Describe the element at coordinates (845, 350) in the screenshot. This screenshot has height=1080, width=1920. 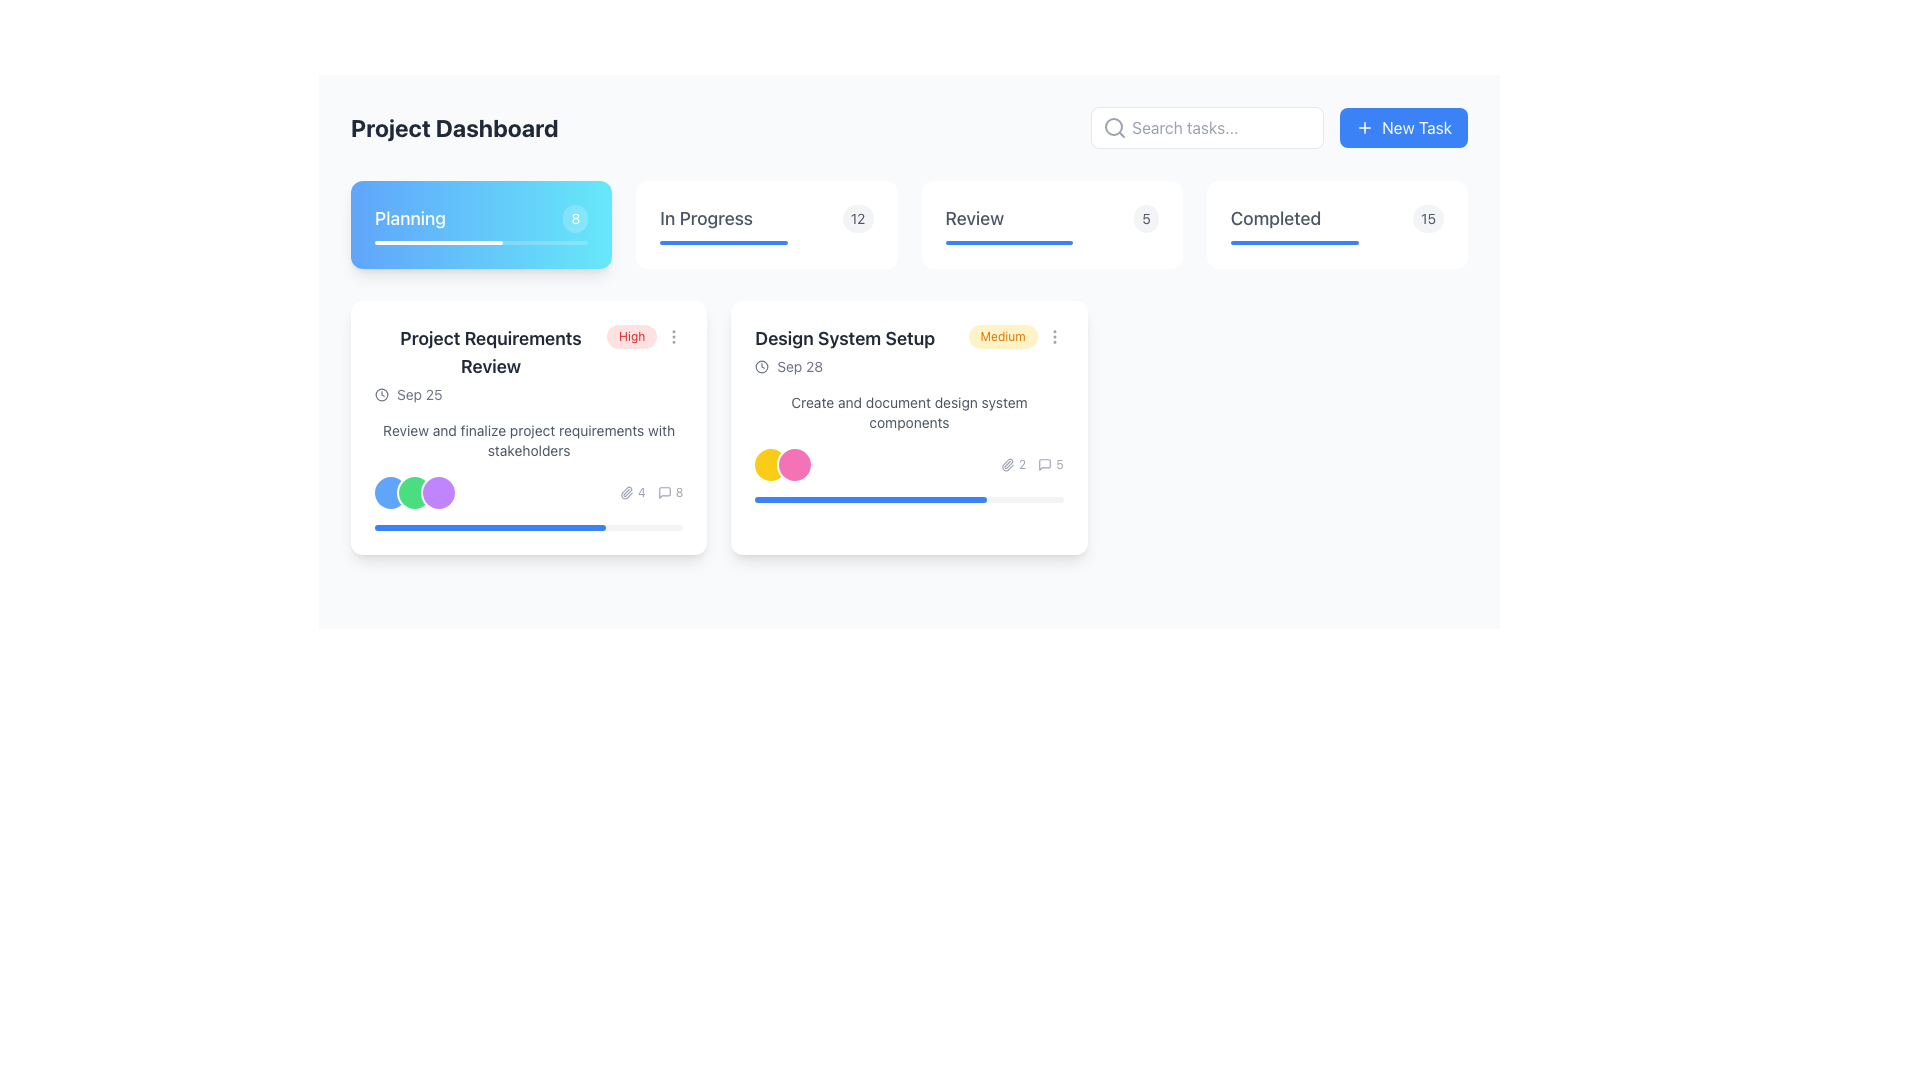
I see `the text block displaying the task title and date information located in the middle of the second card in the 'Planning' section of the project dashboard` at that location.